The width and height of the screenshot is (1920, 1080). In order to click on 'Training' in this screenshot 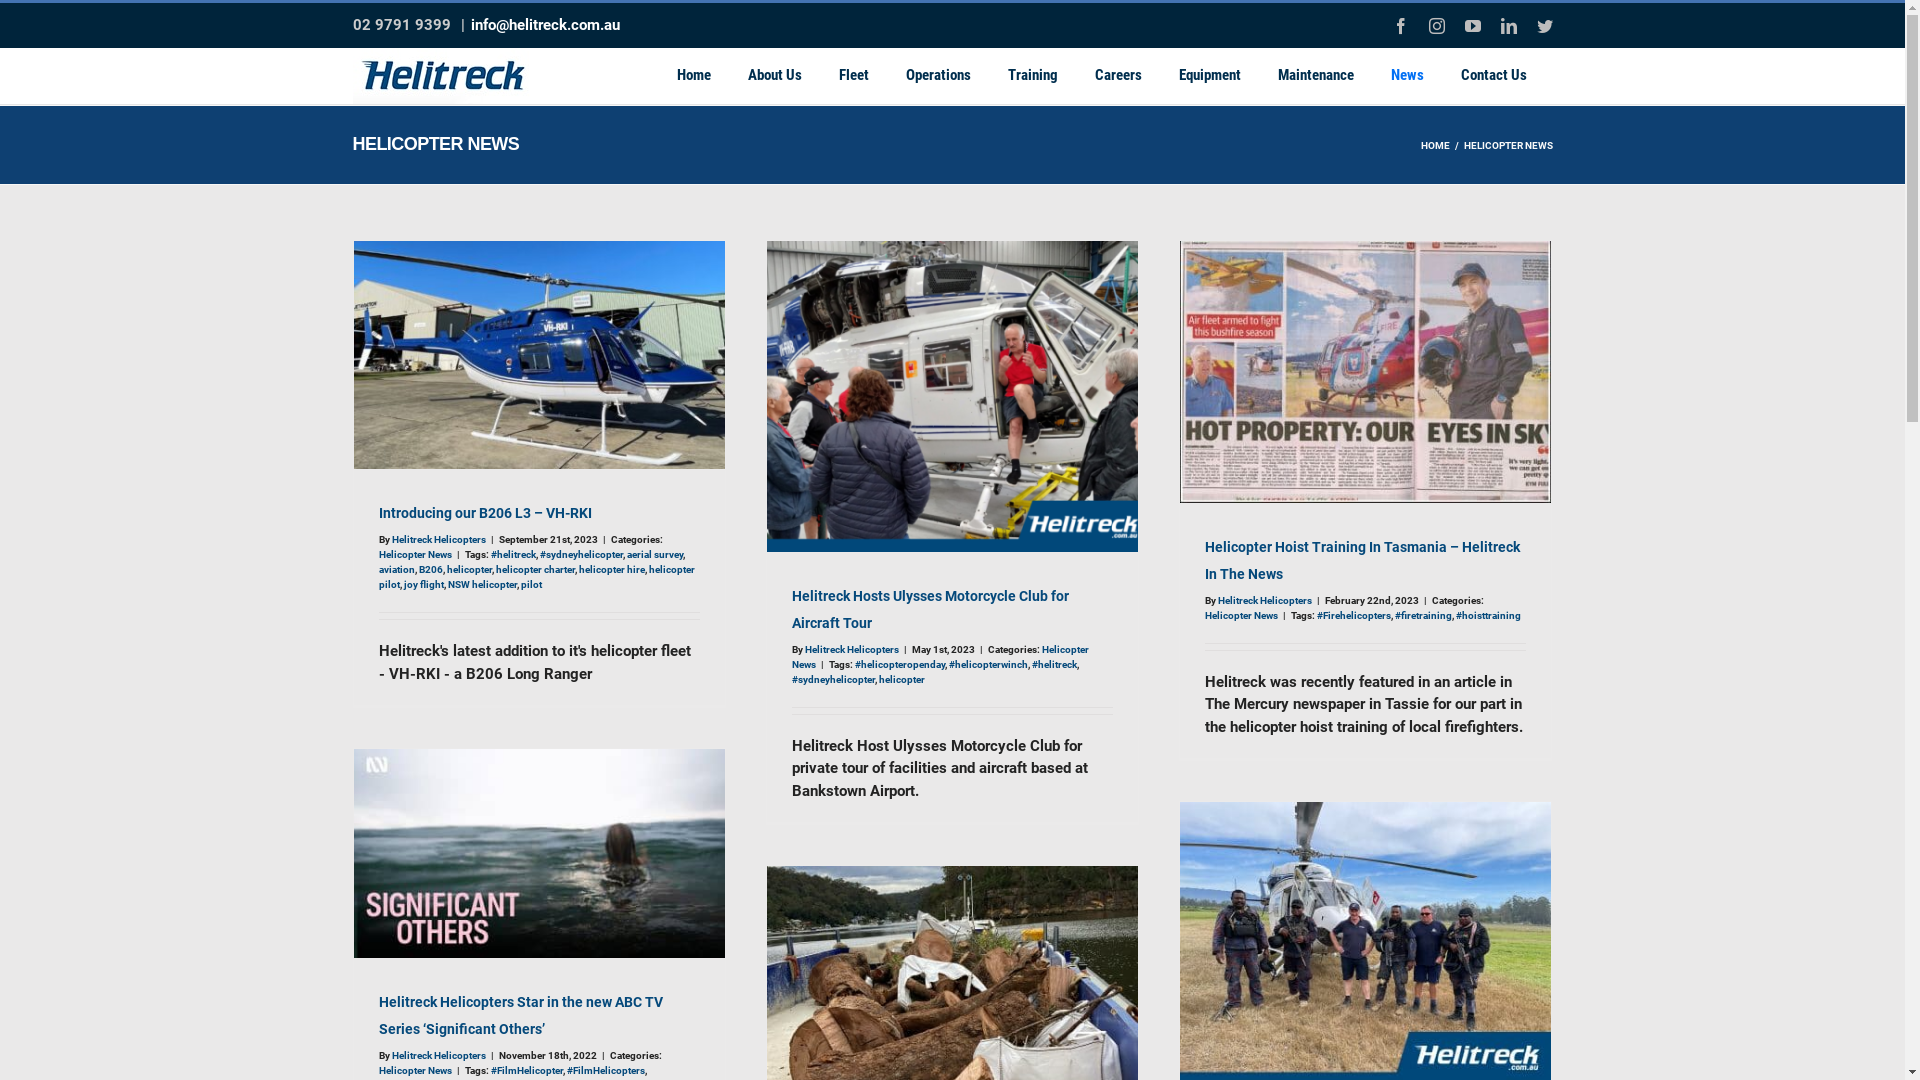, I will do `click(1032, 74)`.